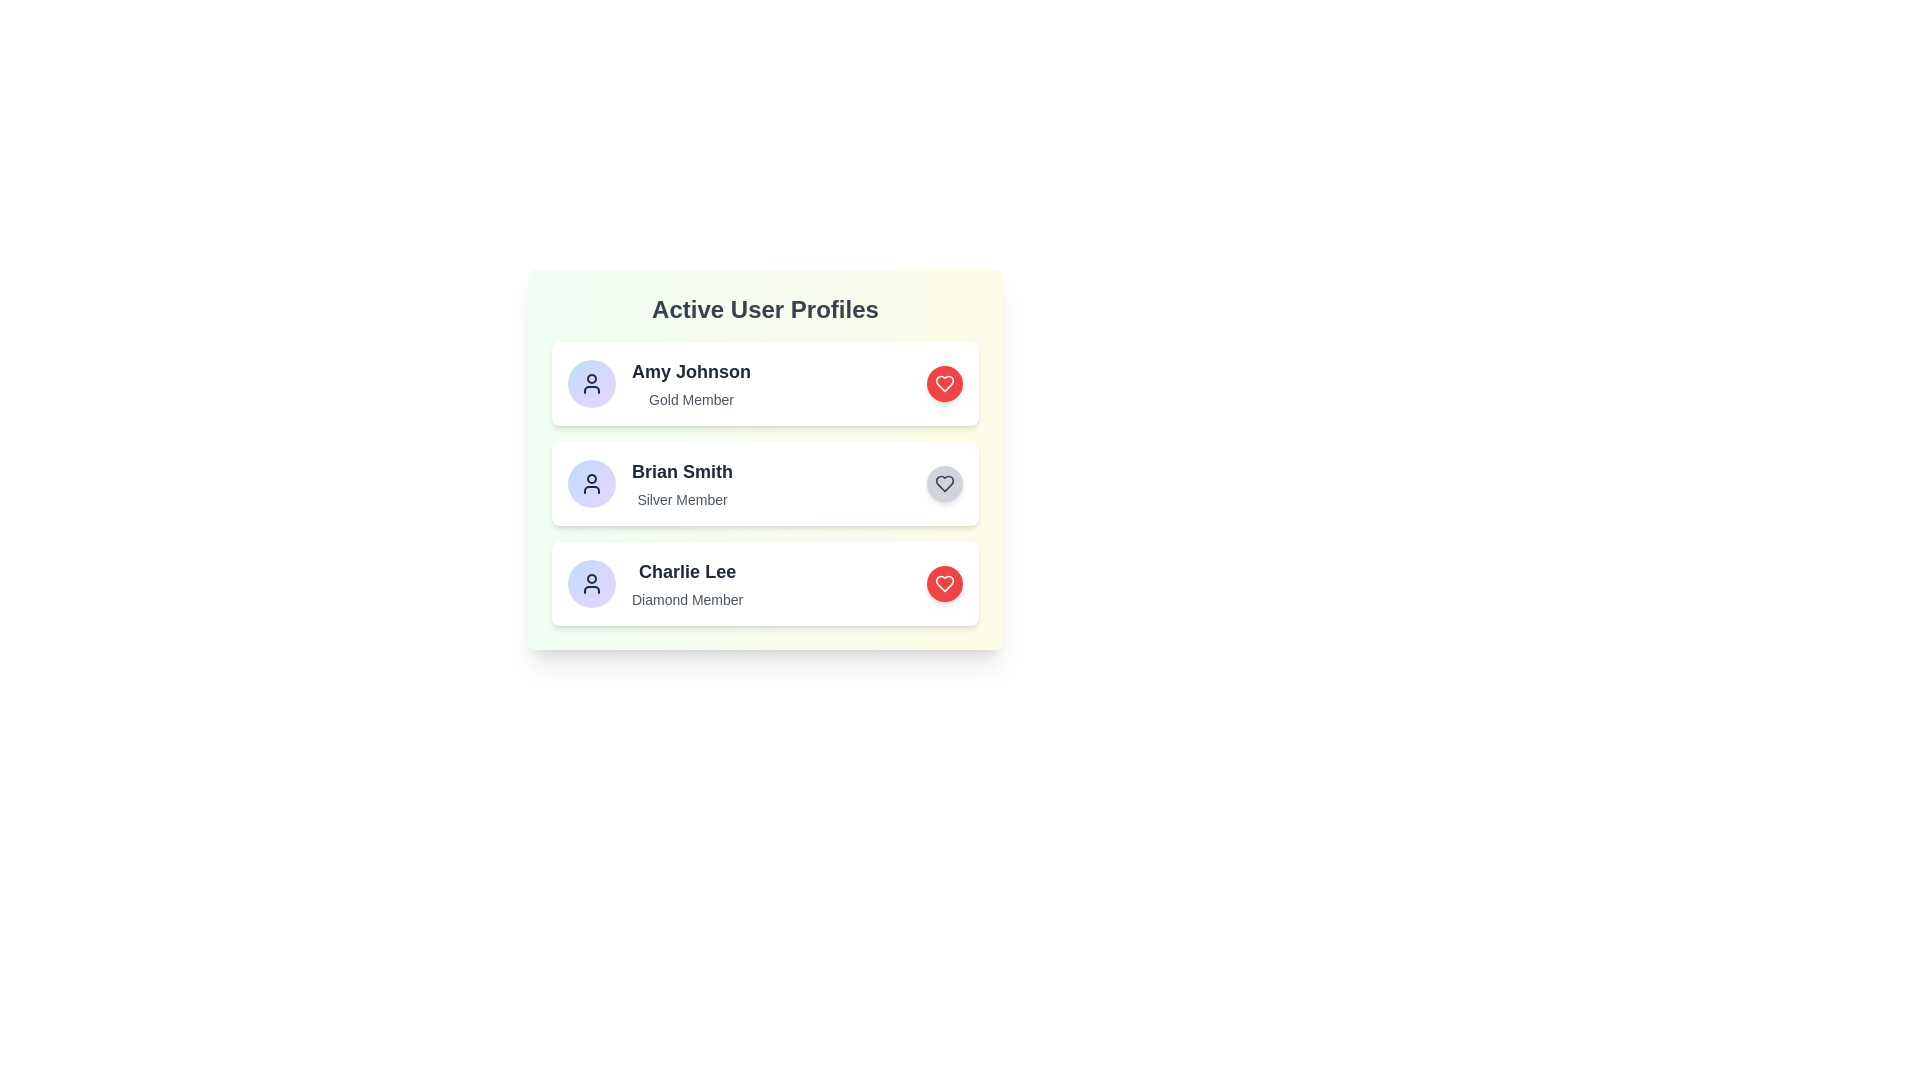 The width and height of the screenshot is (1920, 1080). What do you see at coordinates (590, 384) in the screenshot?
I see `the User Profile Icon, which is part of the top user profile card, located in the left section adjacent to the user's name and membership information` at bounding box center [590, 384].